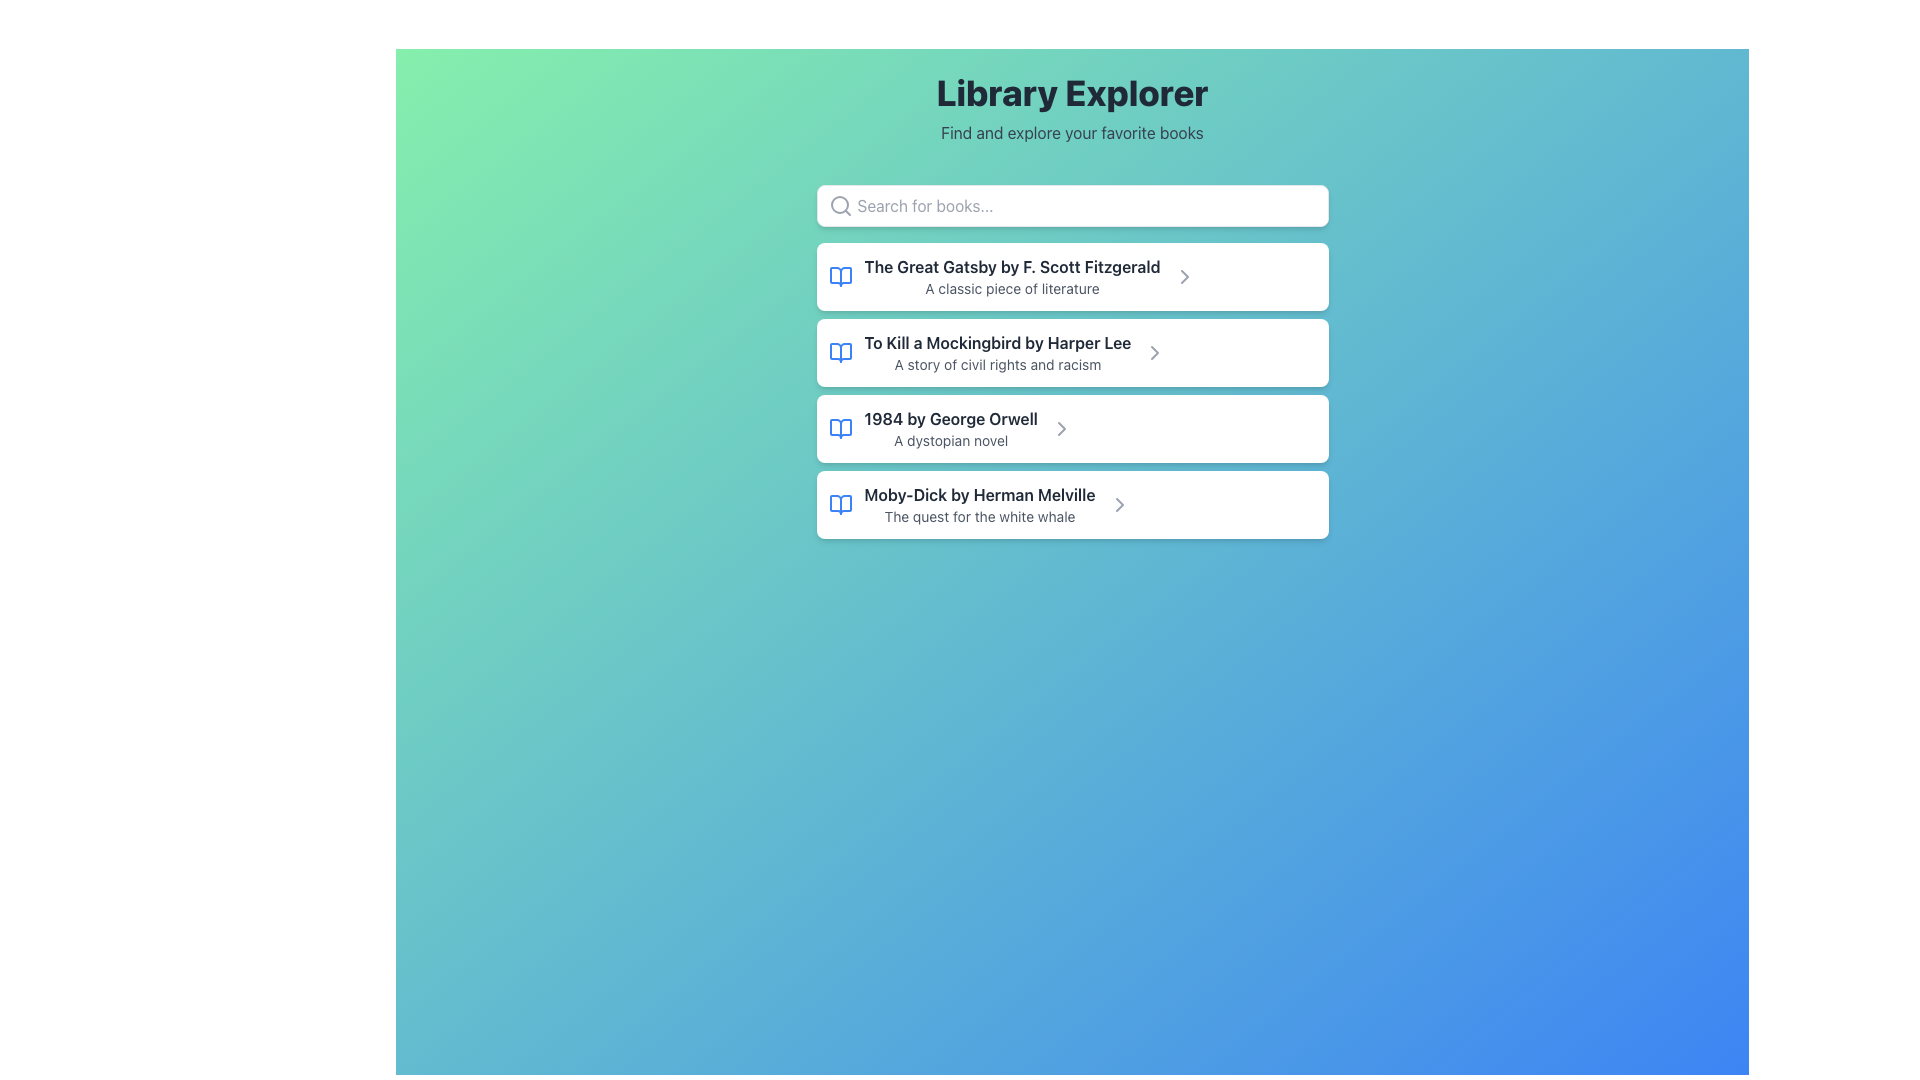 This screenshot has width=1920, height=1080. I want to click on text component located below the 'Library Explorer' heading, which serves as a descriptive subtitle providing additional context about the interface, so click(1071, 132).